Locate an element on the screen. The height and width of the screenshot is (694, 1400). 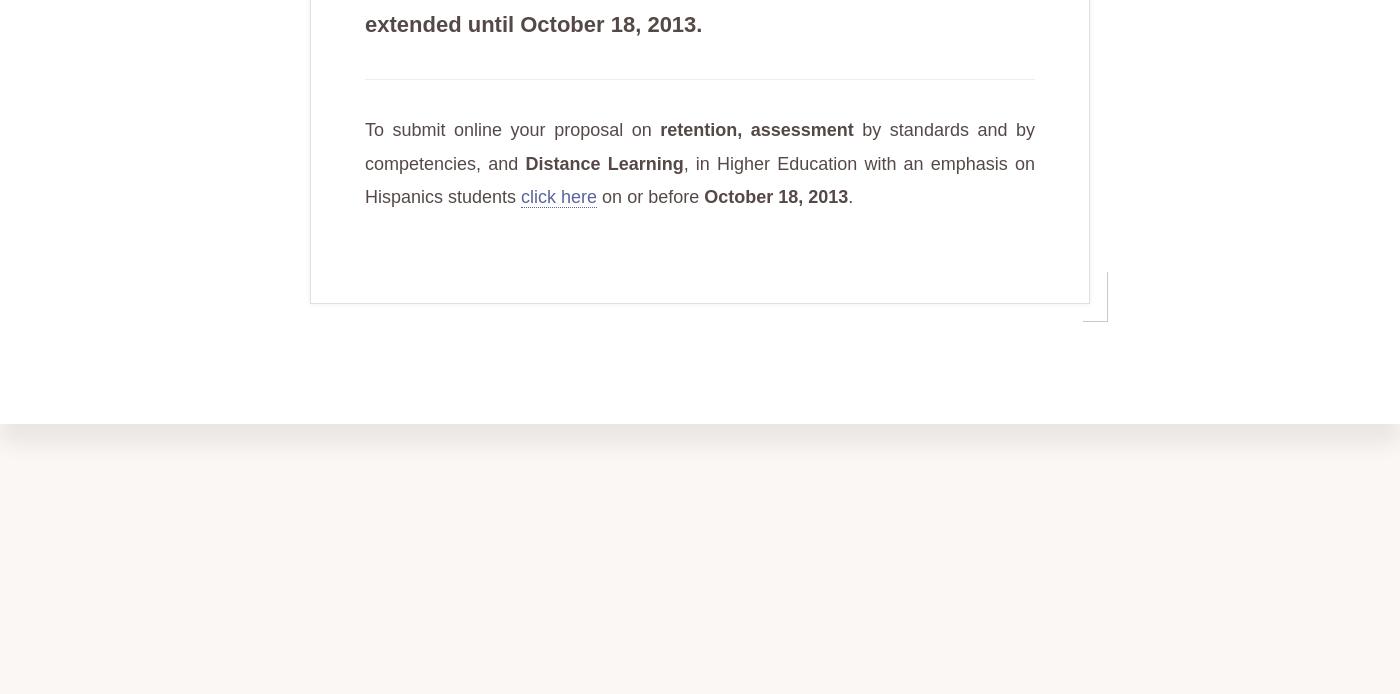
'To submit online your proposal on' is located at coordinates (512, 129).